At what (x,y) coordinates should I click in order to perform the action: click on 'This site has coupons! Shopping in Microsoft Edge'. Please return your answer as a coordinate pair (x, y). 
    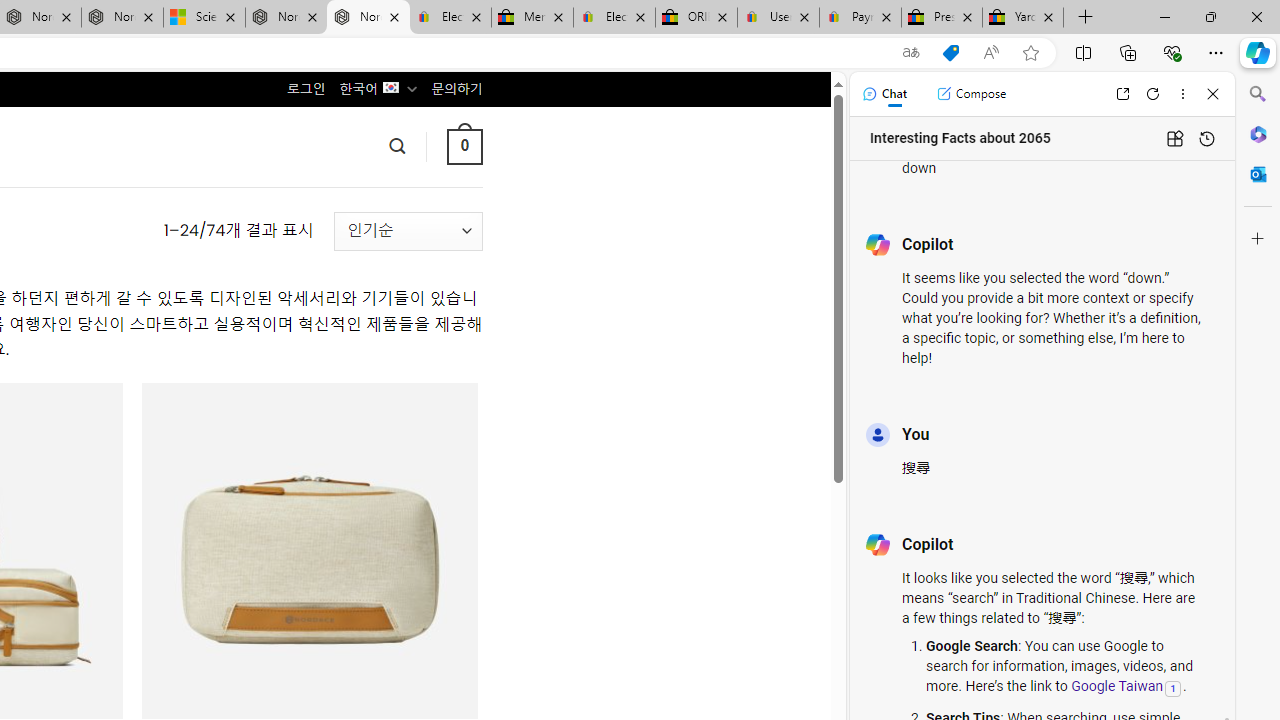
    Looking at the image, I should click on (950, 52).